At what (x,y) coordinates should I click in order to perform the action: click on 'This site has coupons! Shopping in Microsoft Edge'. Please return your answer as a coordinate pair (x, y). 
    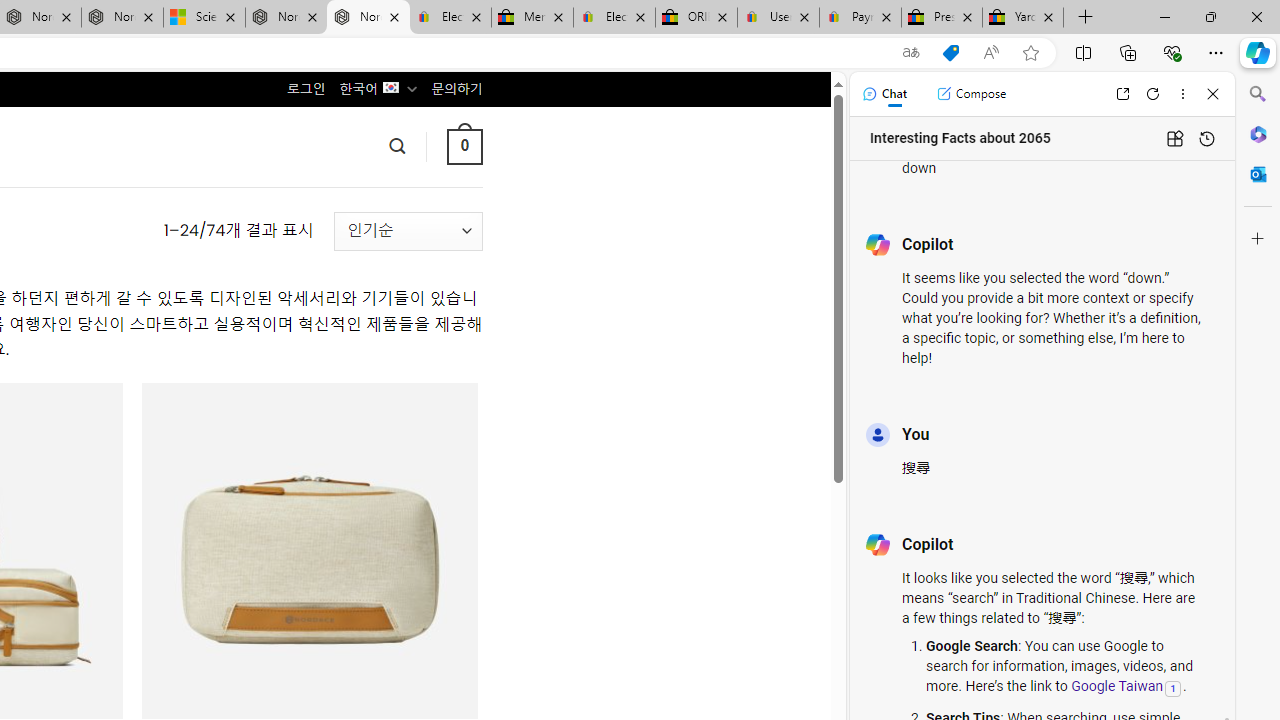
    Looking at the image, I should click on (950, 52).